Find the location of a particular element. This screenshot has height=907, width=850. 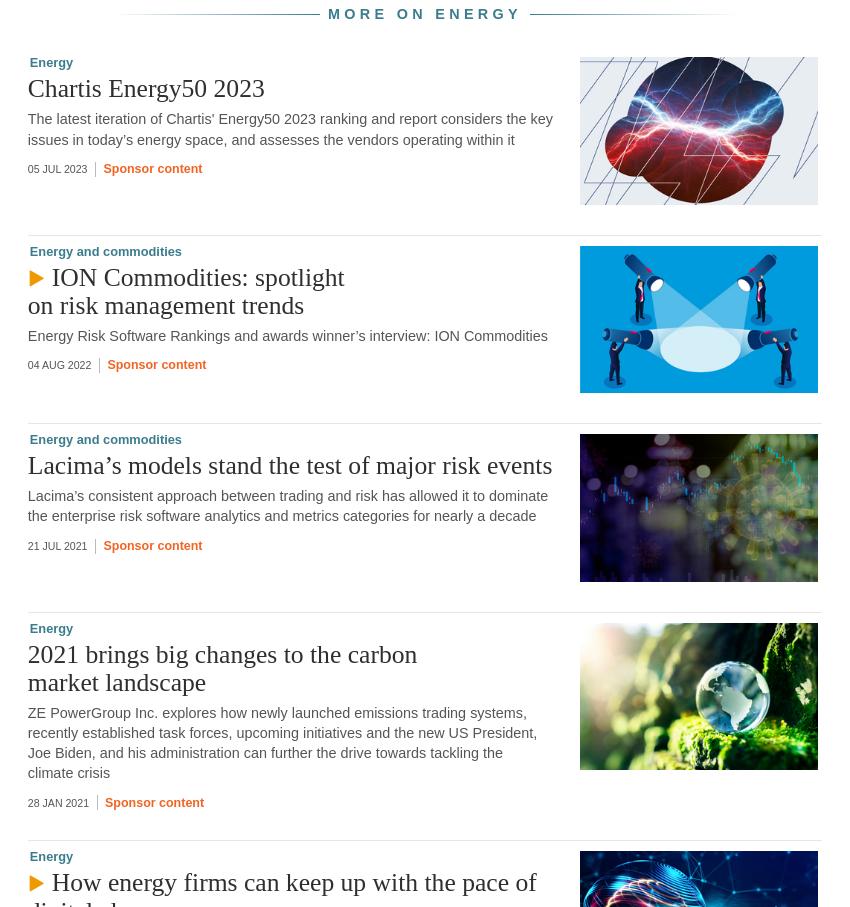

'Chartis Energy50 2023' is located at coordinates (145, 87).